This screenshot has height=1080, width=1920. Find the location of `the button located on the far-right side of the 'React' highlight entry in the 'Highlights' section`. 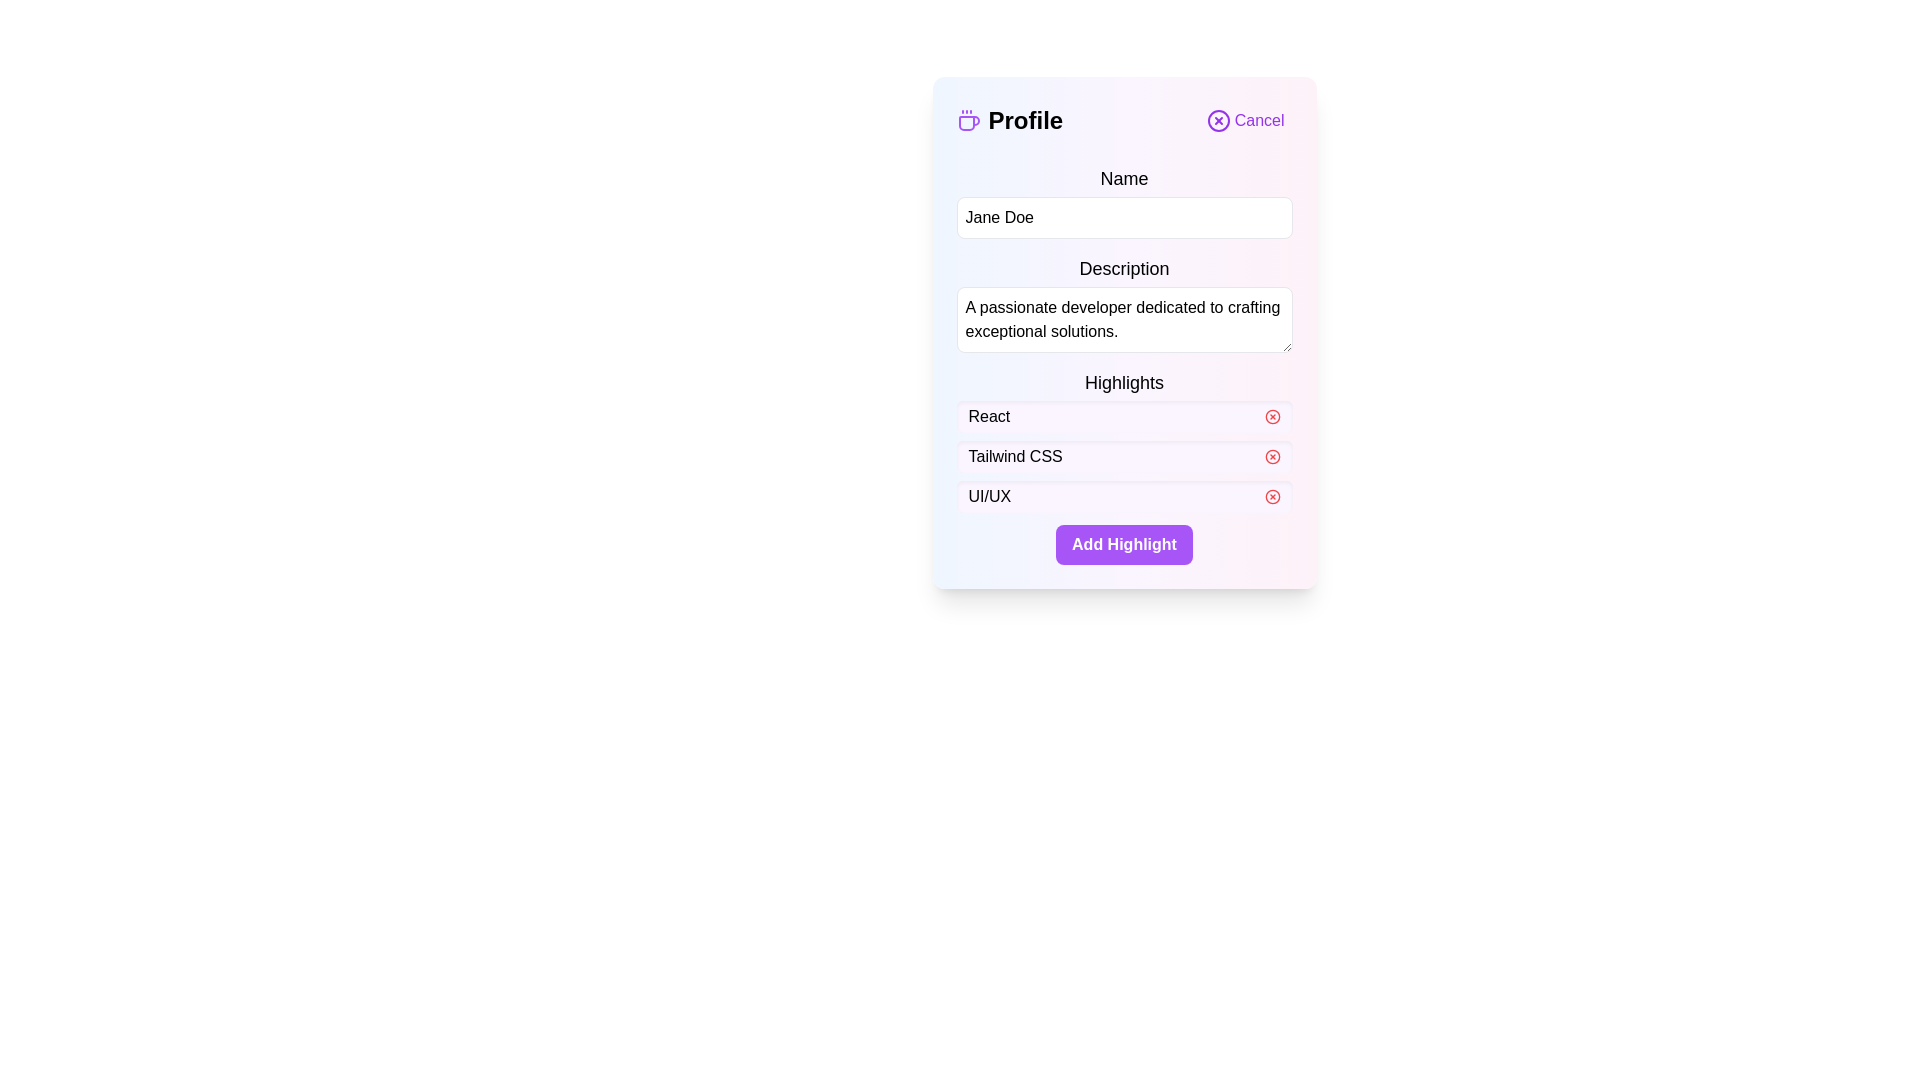

the button located on the far-right side of the 'React' highlight entry in the 'Highlights' section is located at coordinates (1271, 415).